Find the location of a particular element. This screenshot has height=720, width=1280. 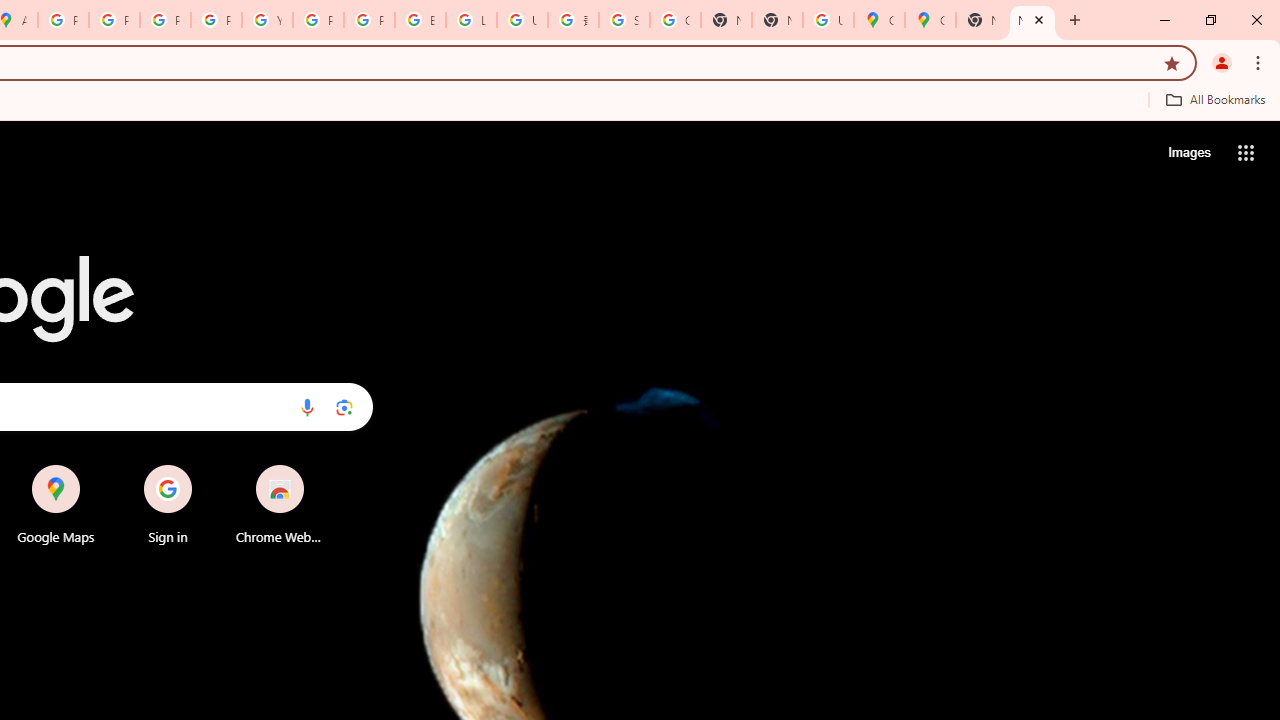

'Browse Chrome as a guest - Computer - Google Chrome Help' is located at coordinates (419, 20).